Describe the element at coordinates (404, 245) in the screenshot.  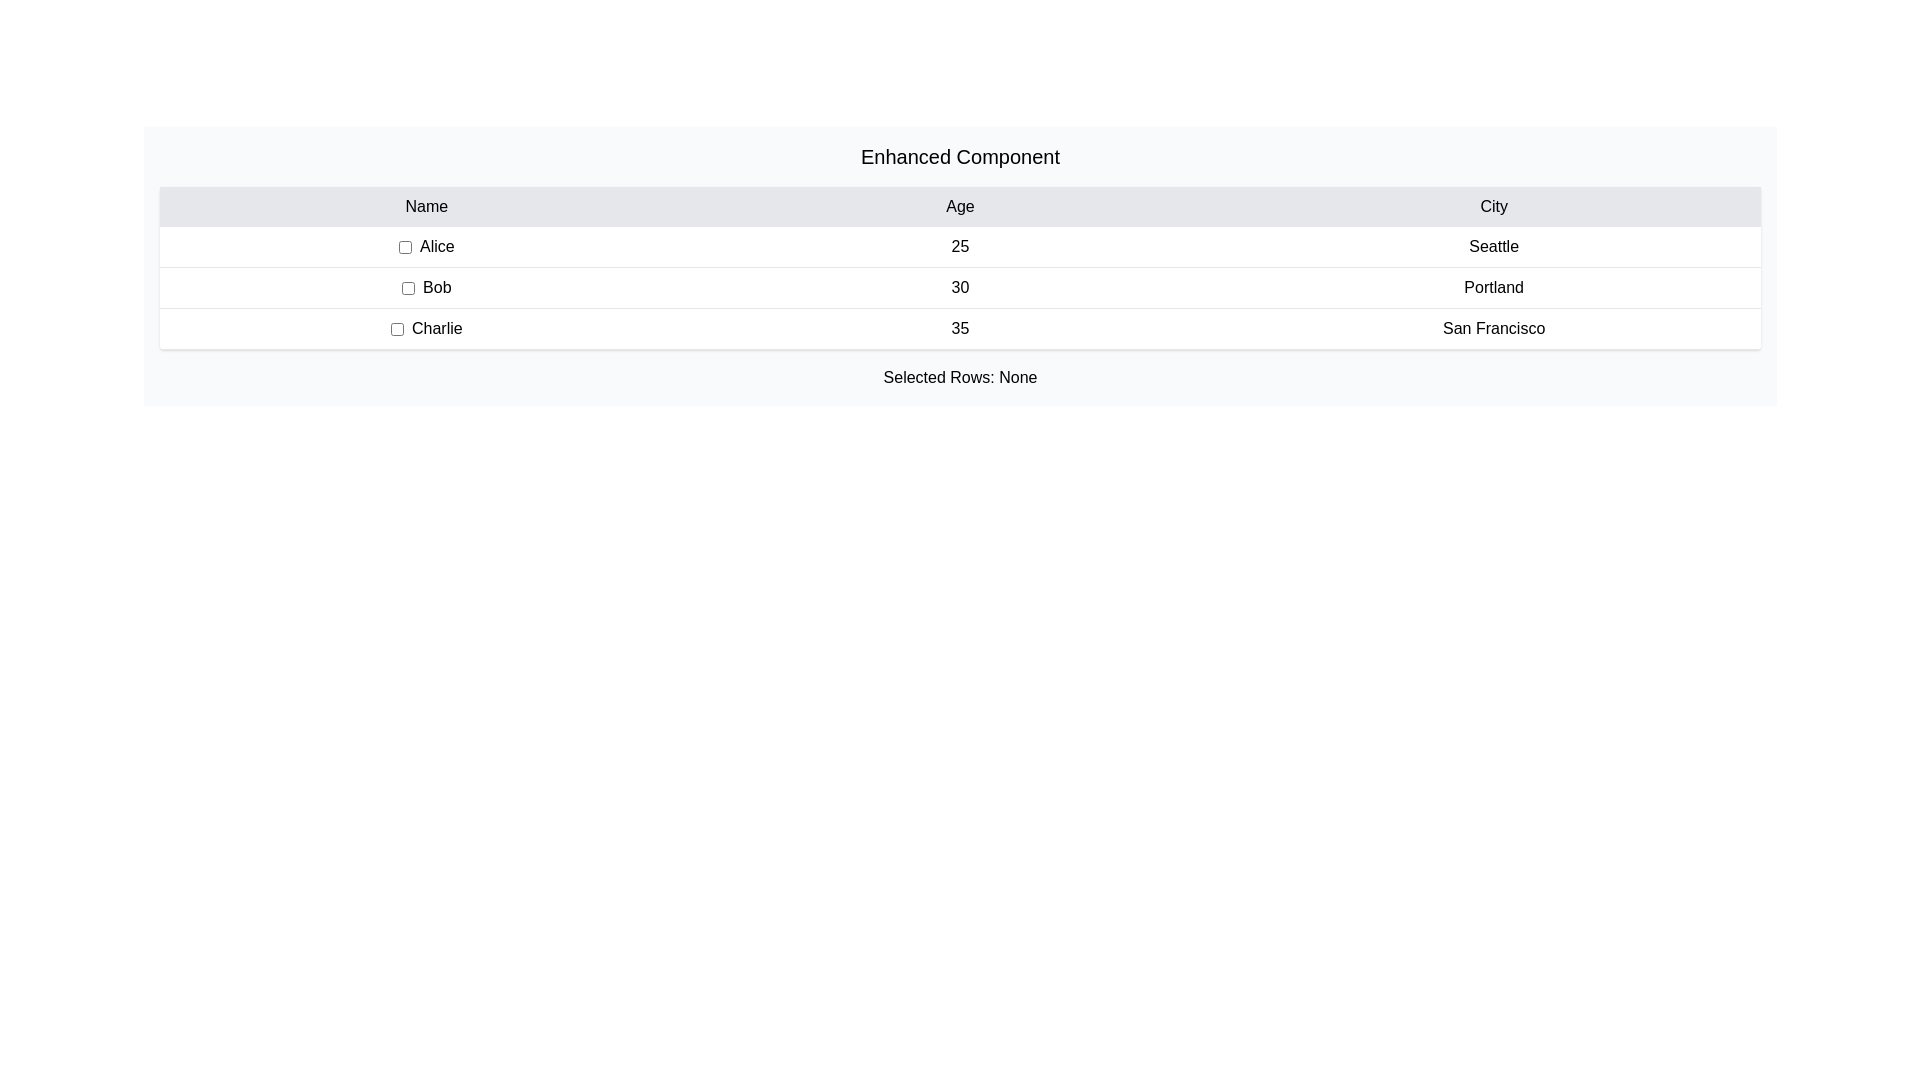
I see `the checkbox located in the first row of the table under the 'Name' header` at that location.